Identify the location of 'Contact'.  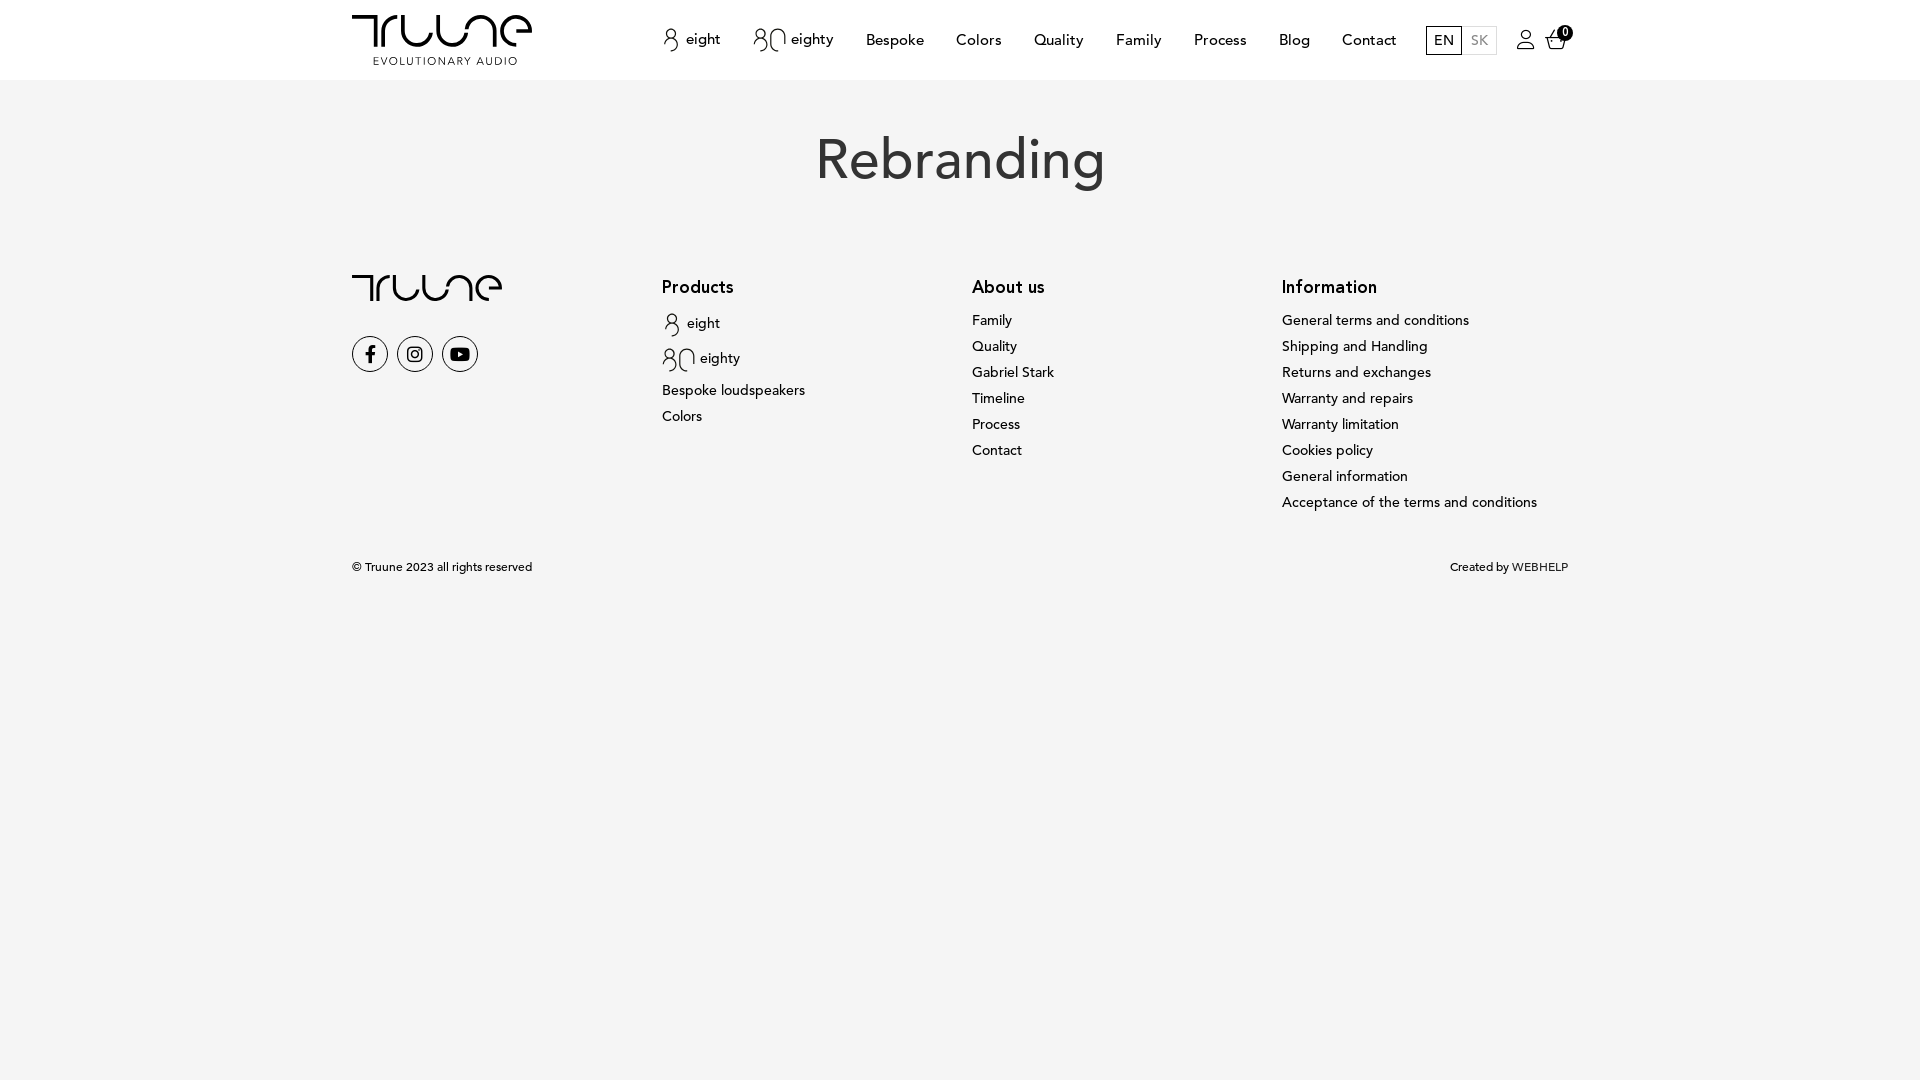
(997, 450).